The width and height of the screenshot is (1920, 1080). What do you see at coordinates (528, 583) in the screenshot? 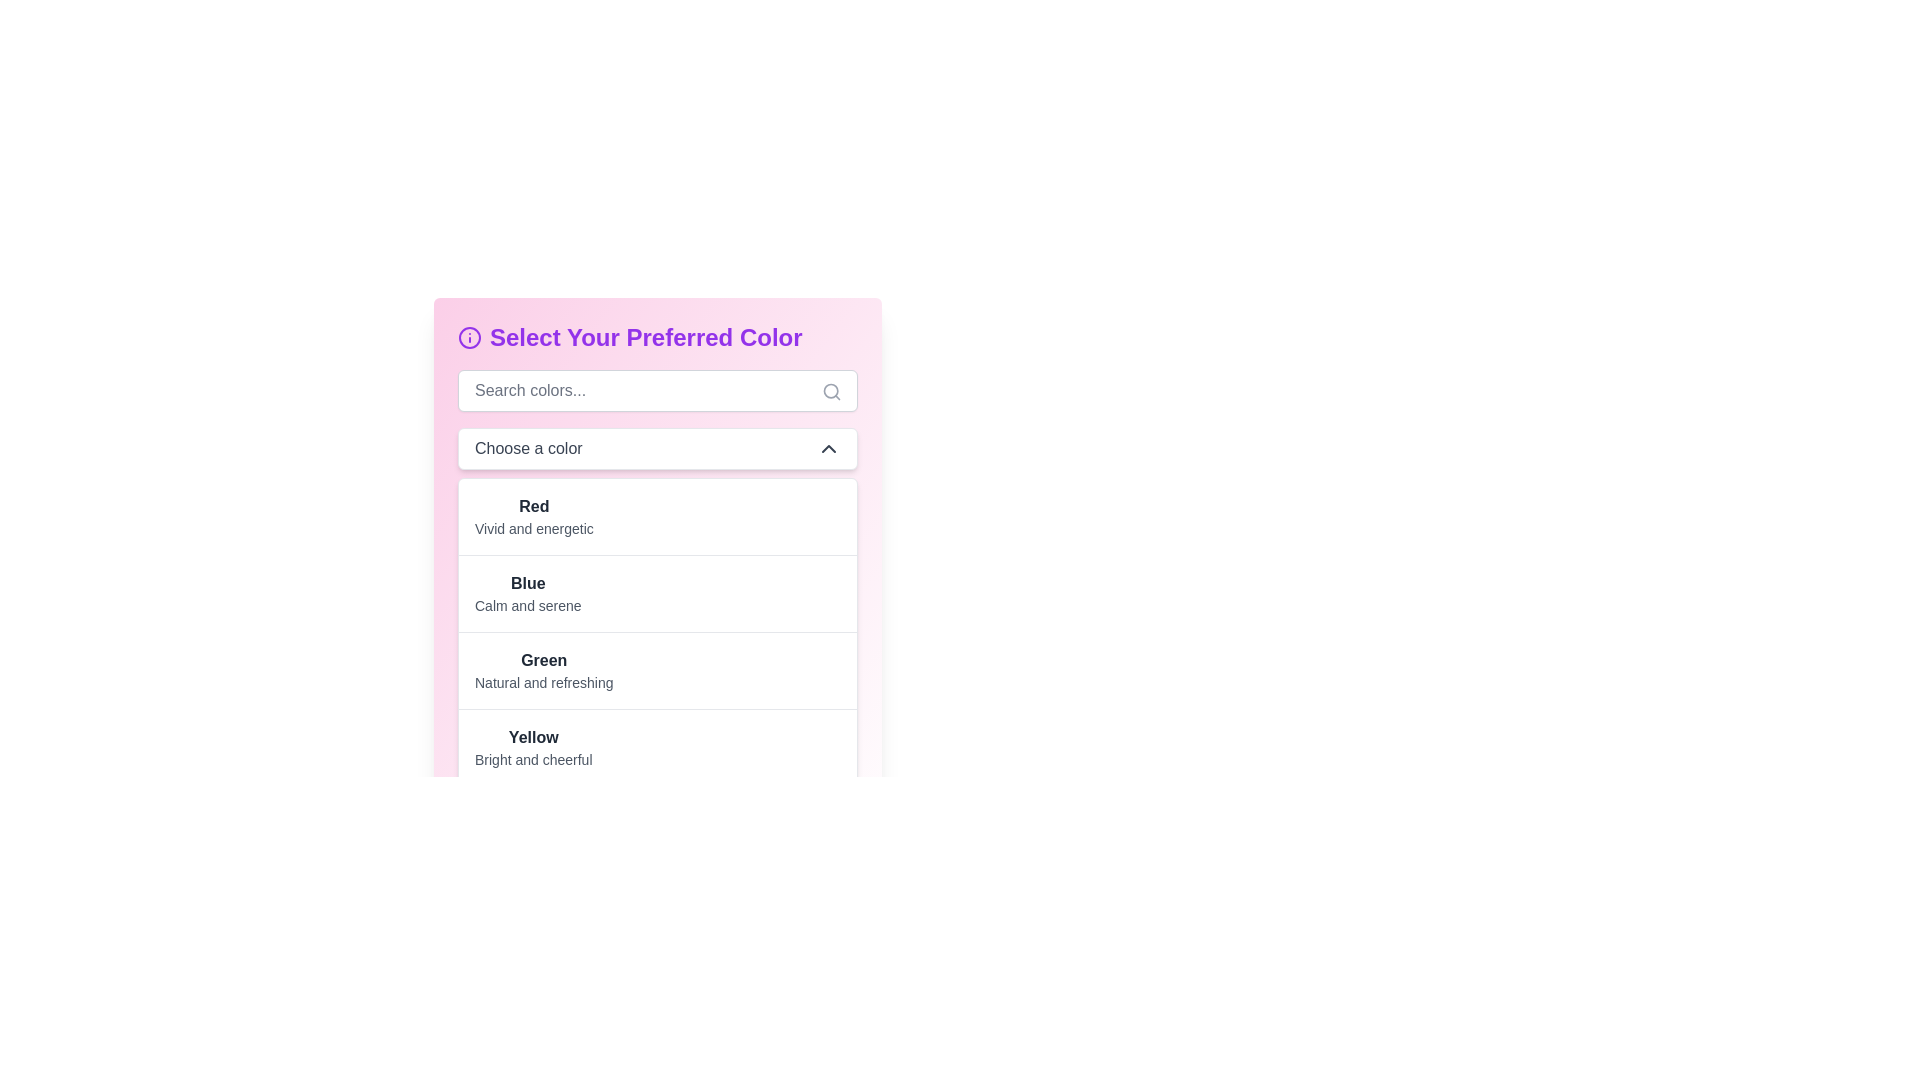
I see `the bolded text element displaying the word 'Blue', which is part of a vertical list of color options below the 'Choose a color' dropdown menu` at bounding box center [528, 583].